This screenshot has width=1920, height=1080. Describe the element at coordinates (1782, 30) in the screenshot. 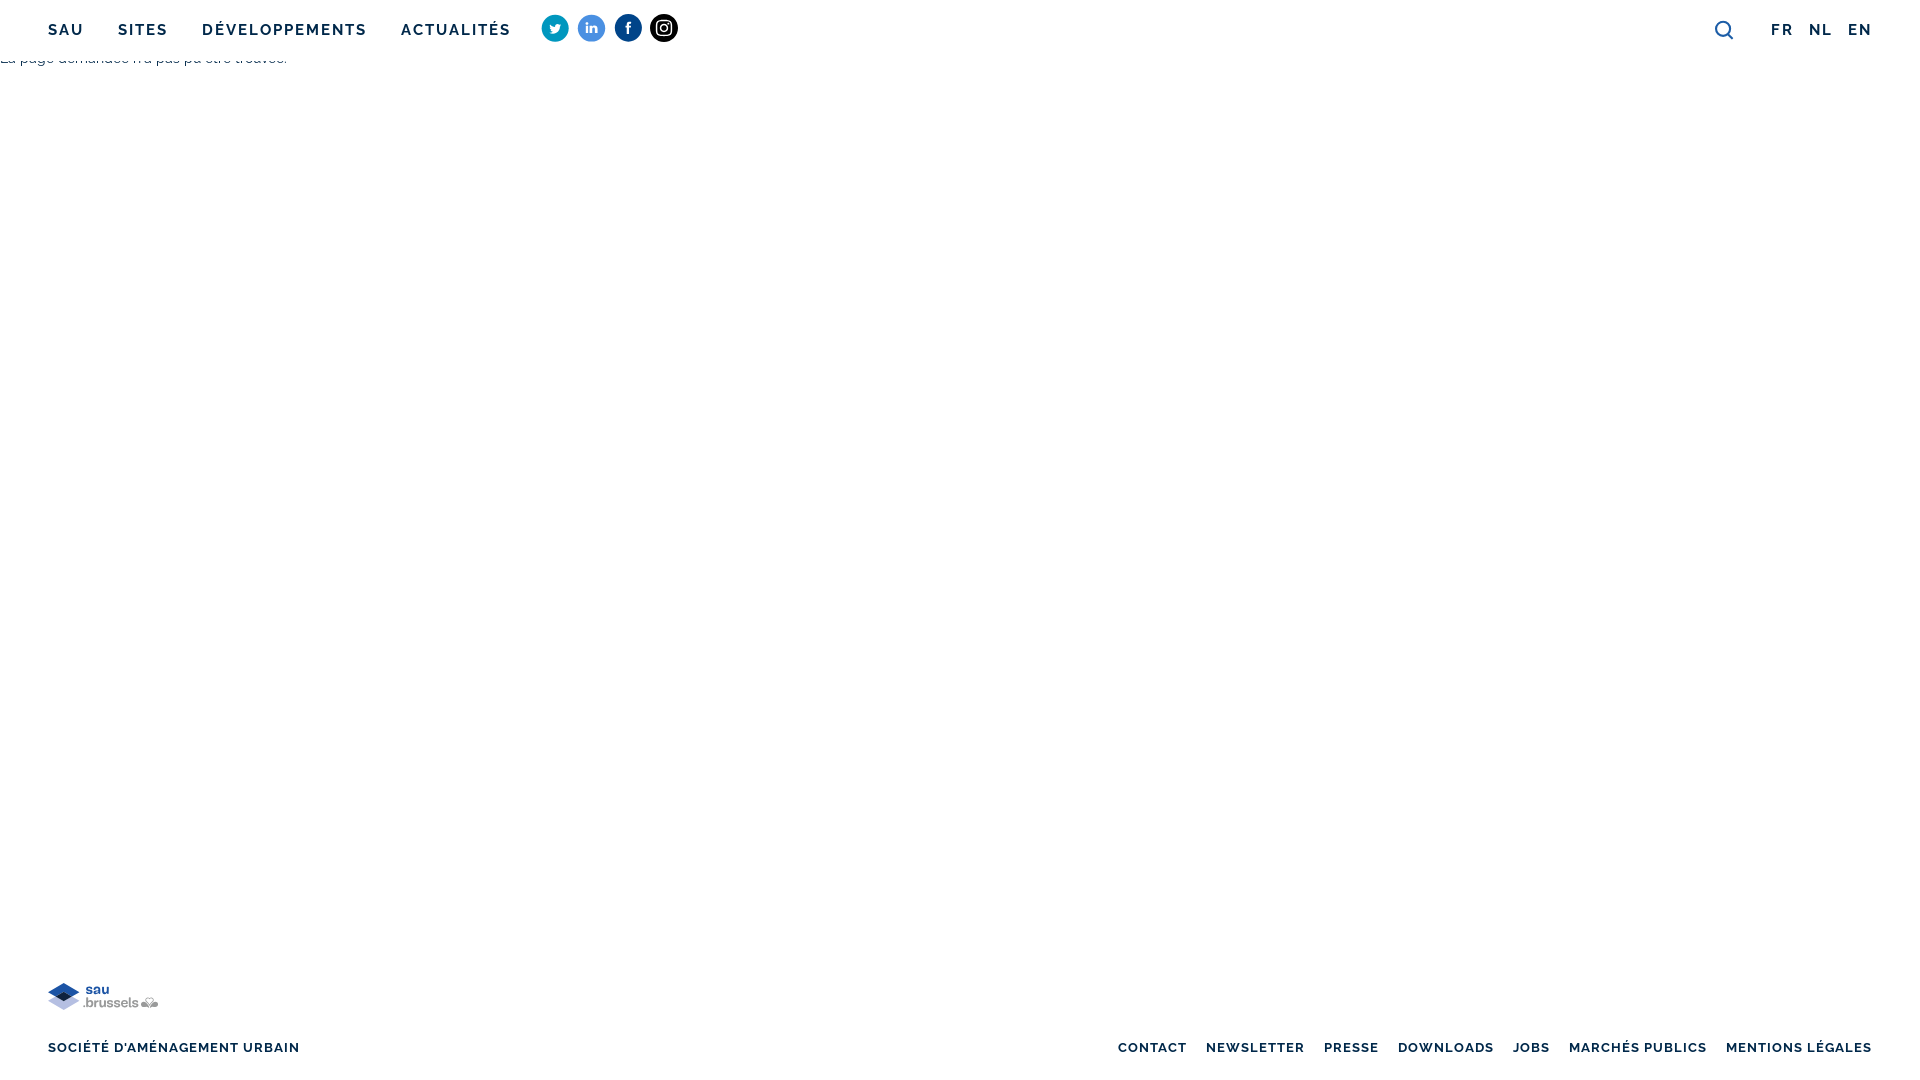

I see `'FR'` at that location.